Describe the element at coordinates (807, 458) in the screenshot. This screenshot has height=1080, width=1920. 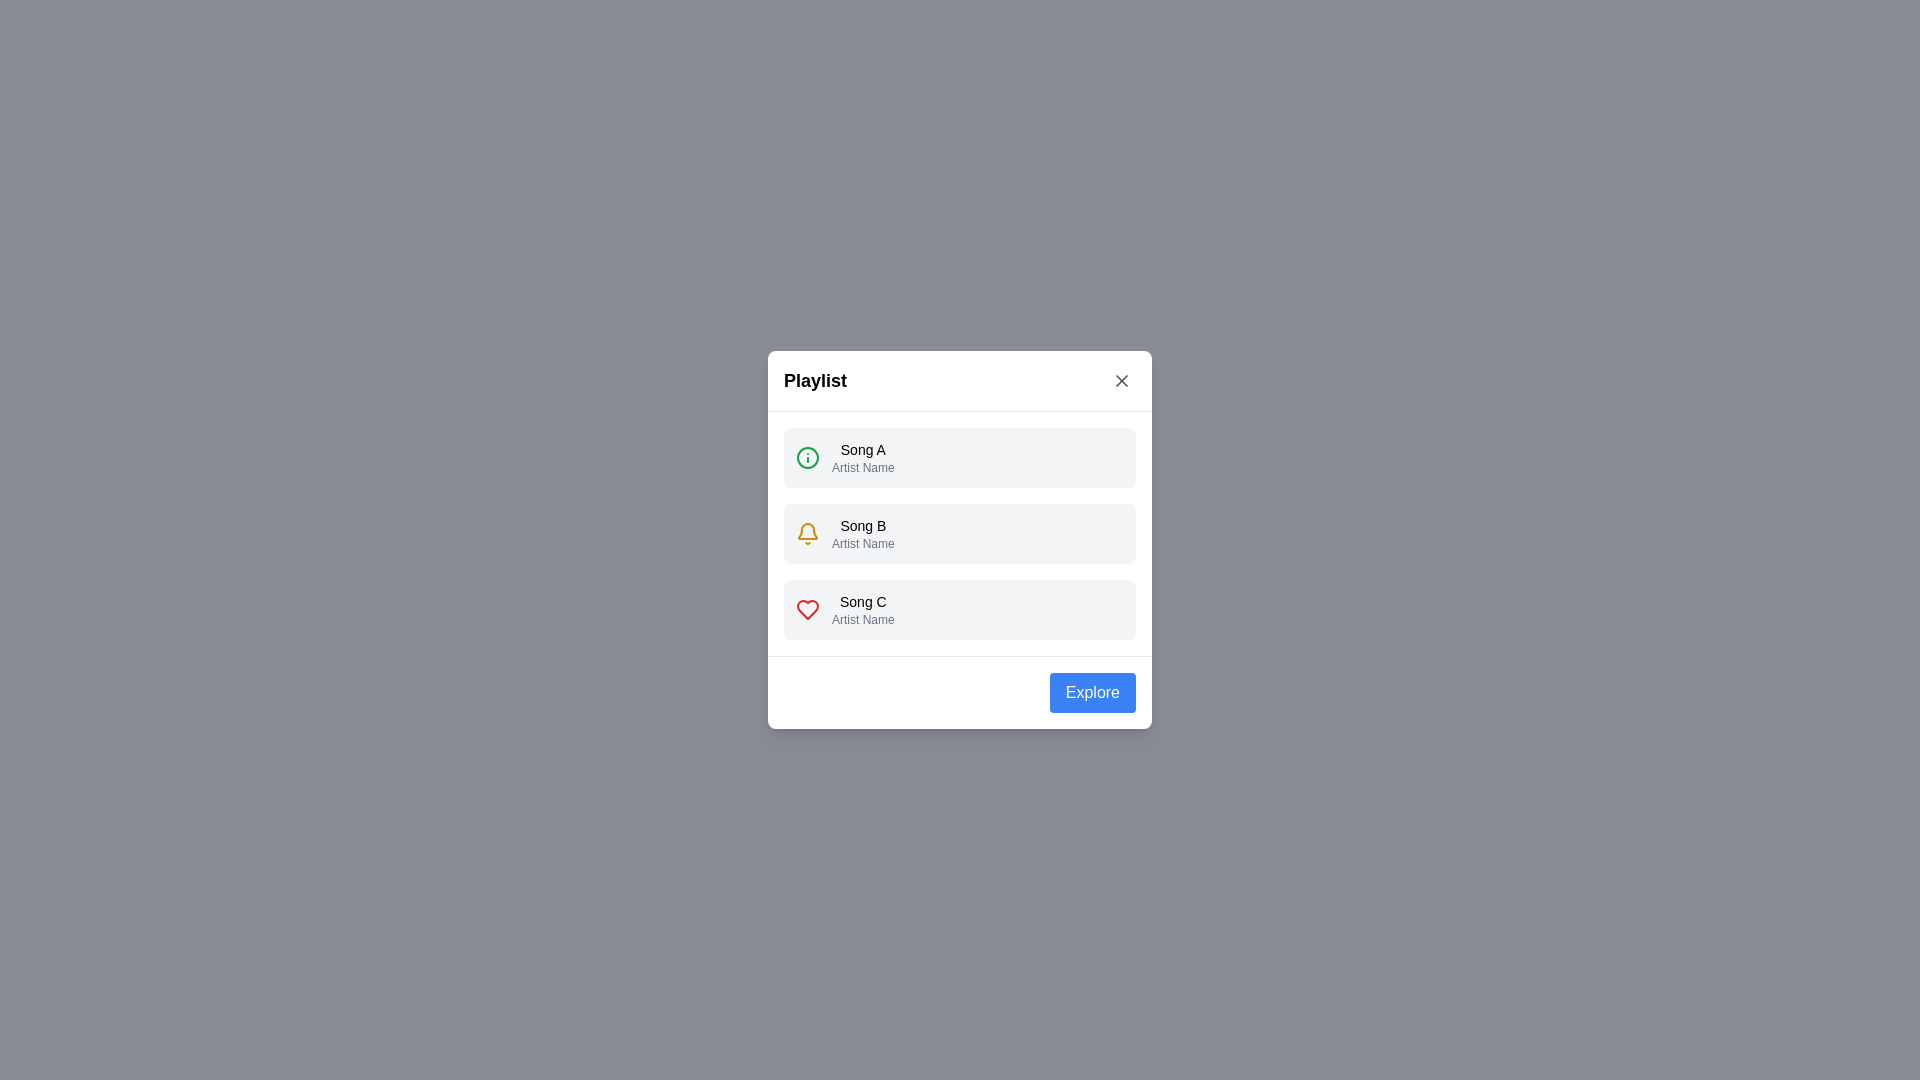
I see `the green circular informational icon with a central exclamation mark located to the left of the text 'Song A' and 'Artist Name'` at that location.